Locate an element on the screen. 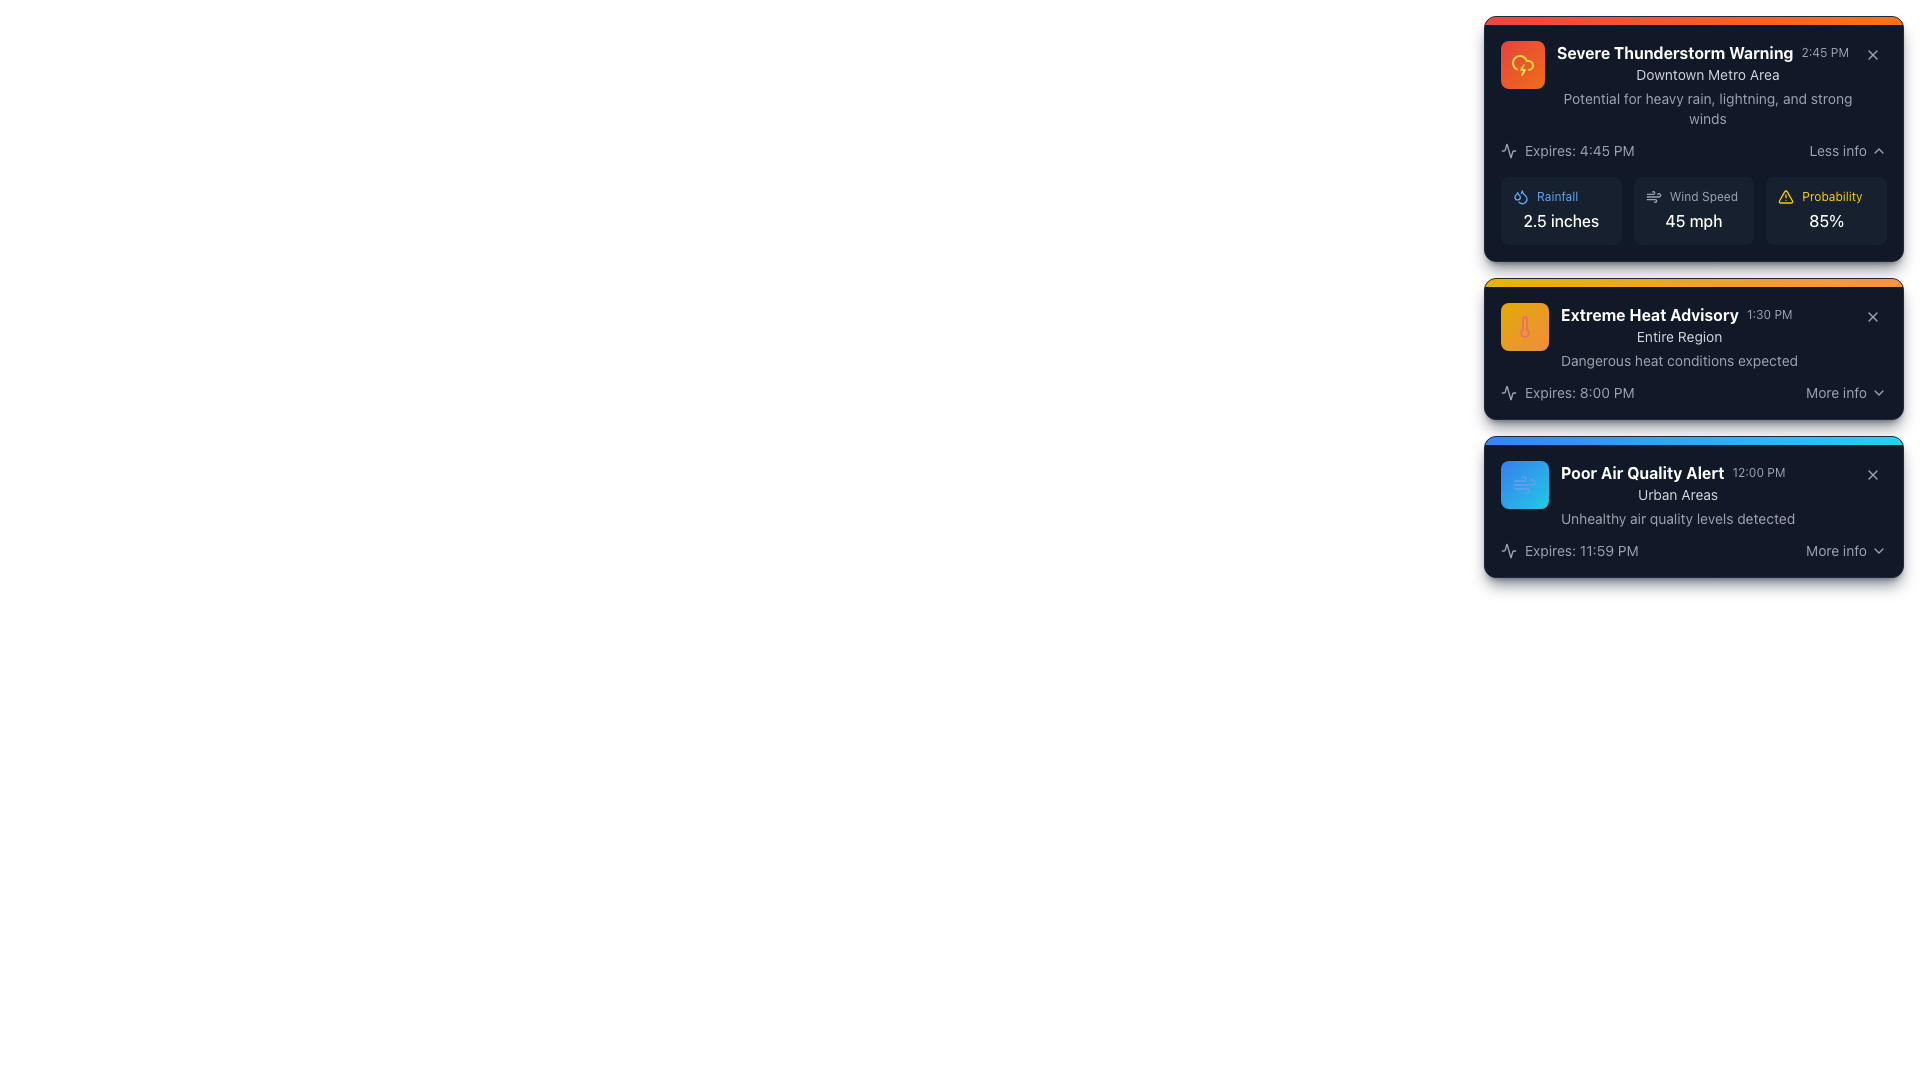 The image size is (1920, 1080). the close button located at the top right corner of the alert card for 'Severe Thunderstorm Warning' is located at coordinates (1871, 53).